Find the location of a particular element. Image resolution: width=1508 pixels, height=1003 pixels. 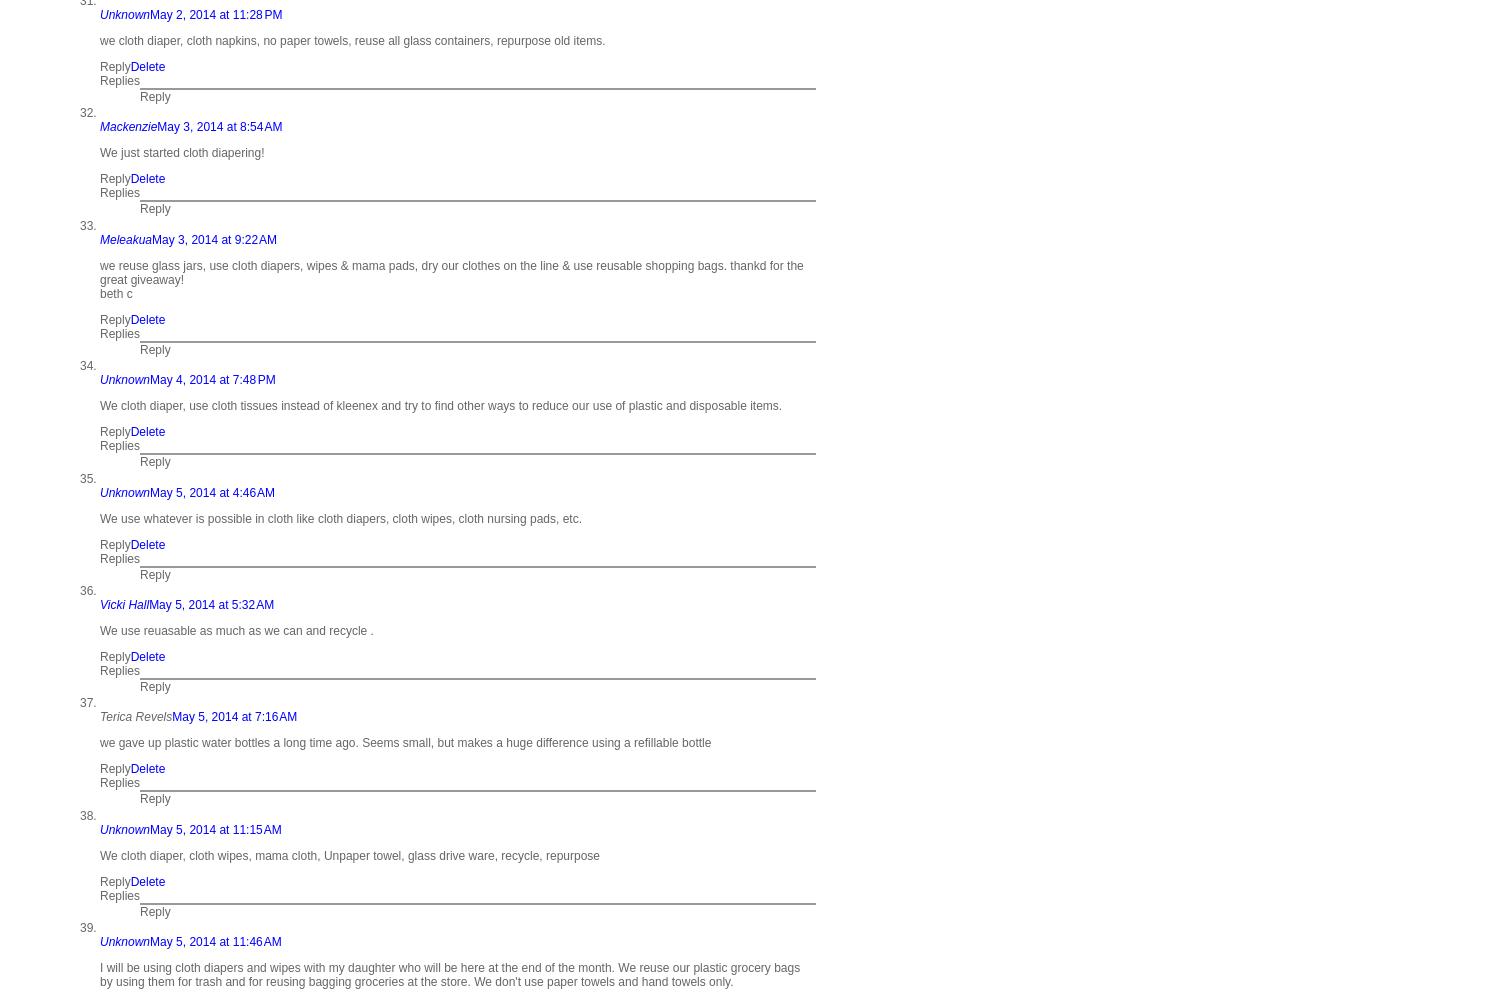

'Terica Revels' is located at coordinates (136, 716).